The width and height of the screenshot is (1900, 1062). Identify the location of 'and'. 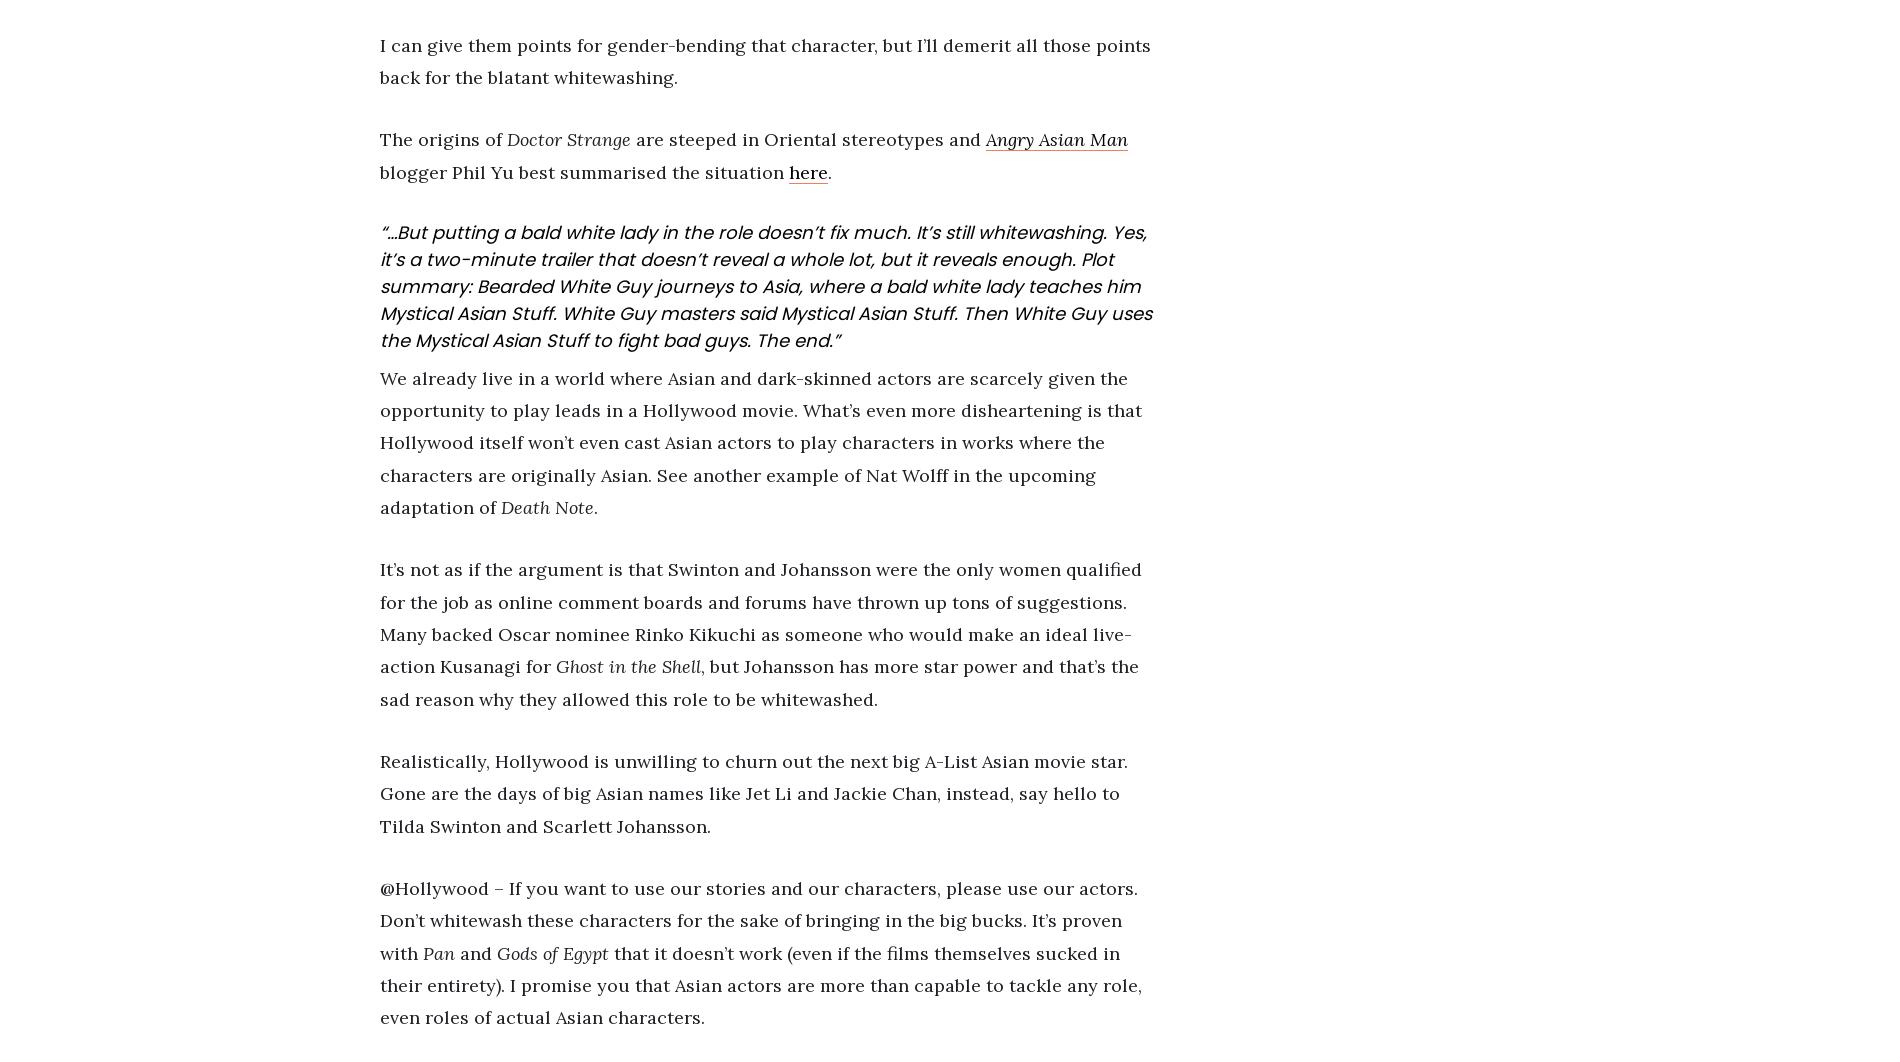
(475, 951).